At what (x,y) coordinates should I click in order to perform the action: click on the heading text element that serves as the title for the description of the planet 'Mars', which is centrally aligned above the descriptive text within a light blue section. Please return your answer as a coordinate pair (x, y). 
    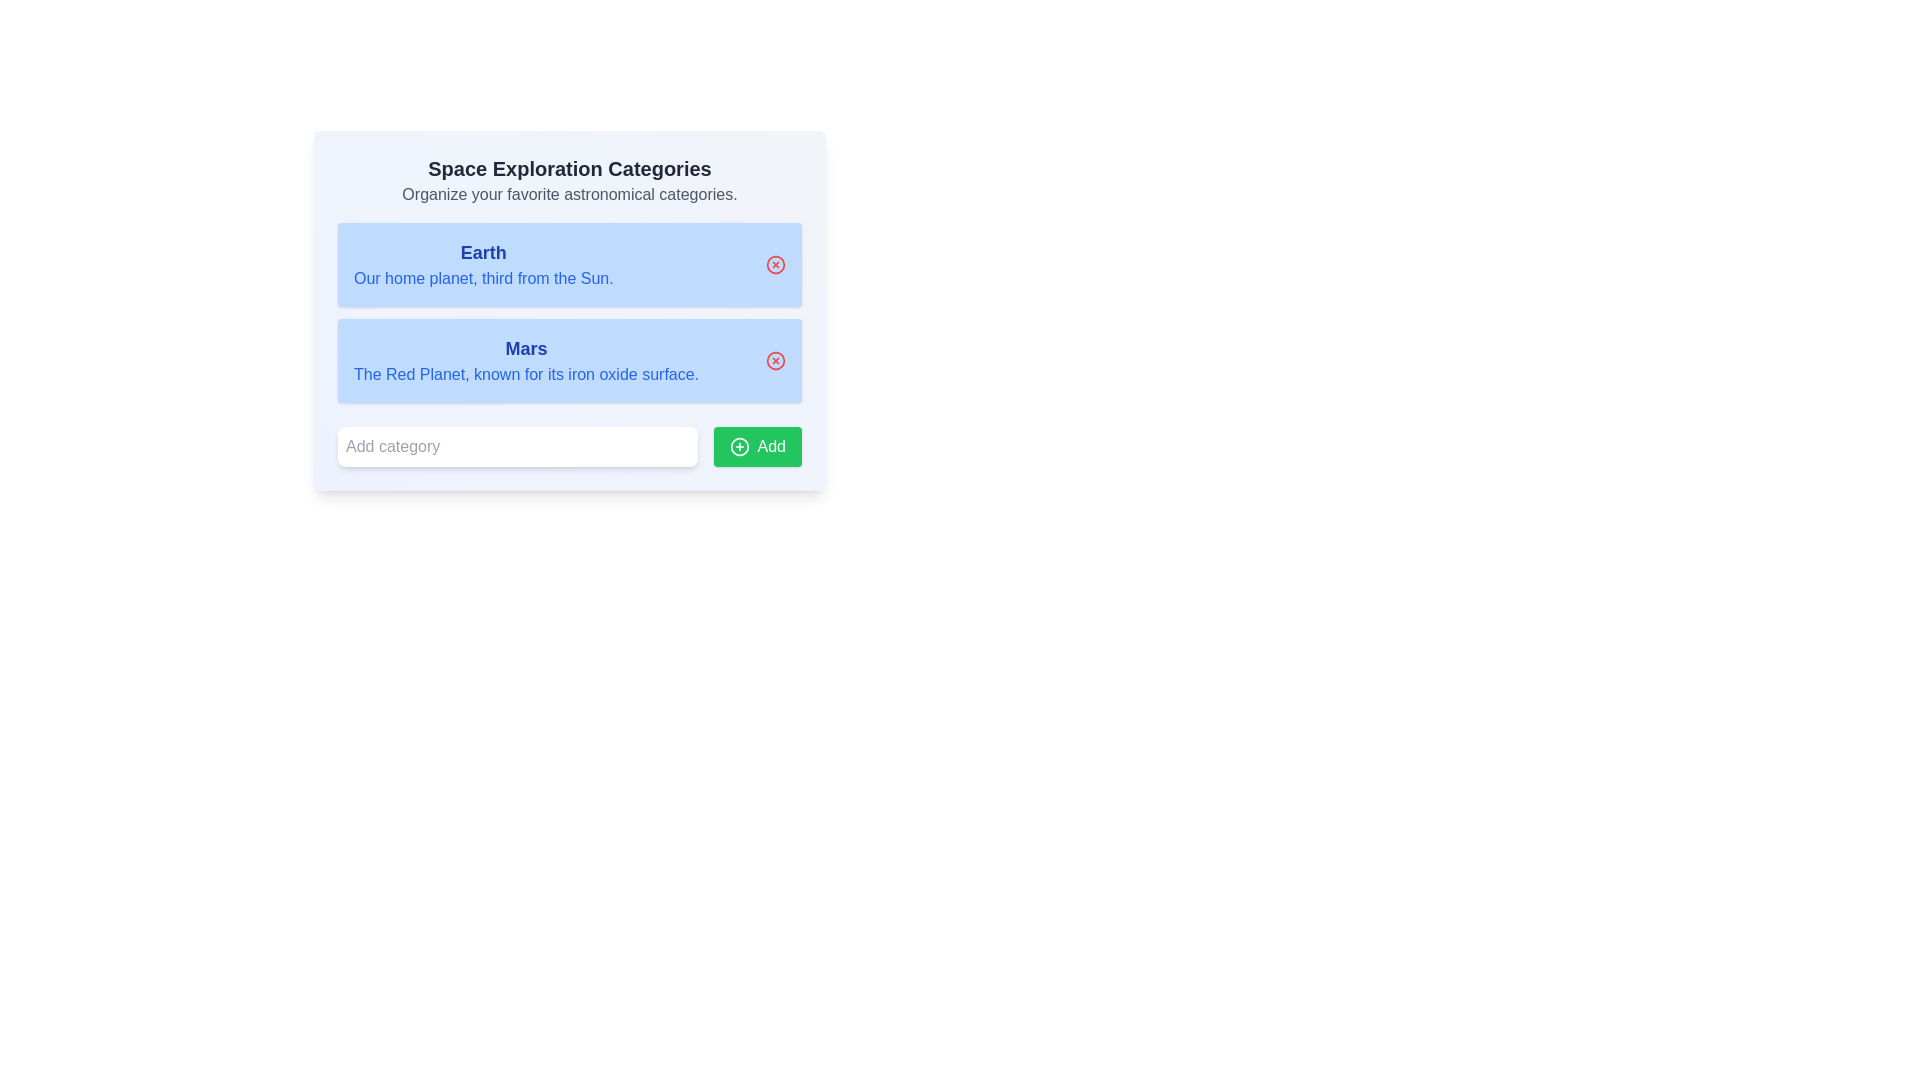
    Looking at the image, I should click on (526, 347).